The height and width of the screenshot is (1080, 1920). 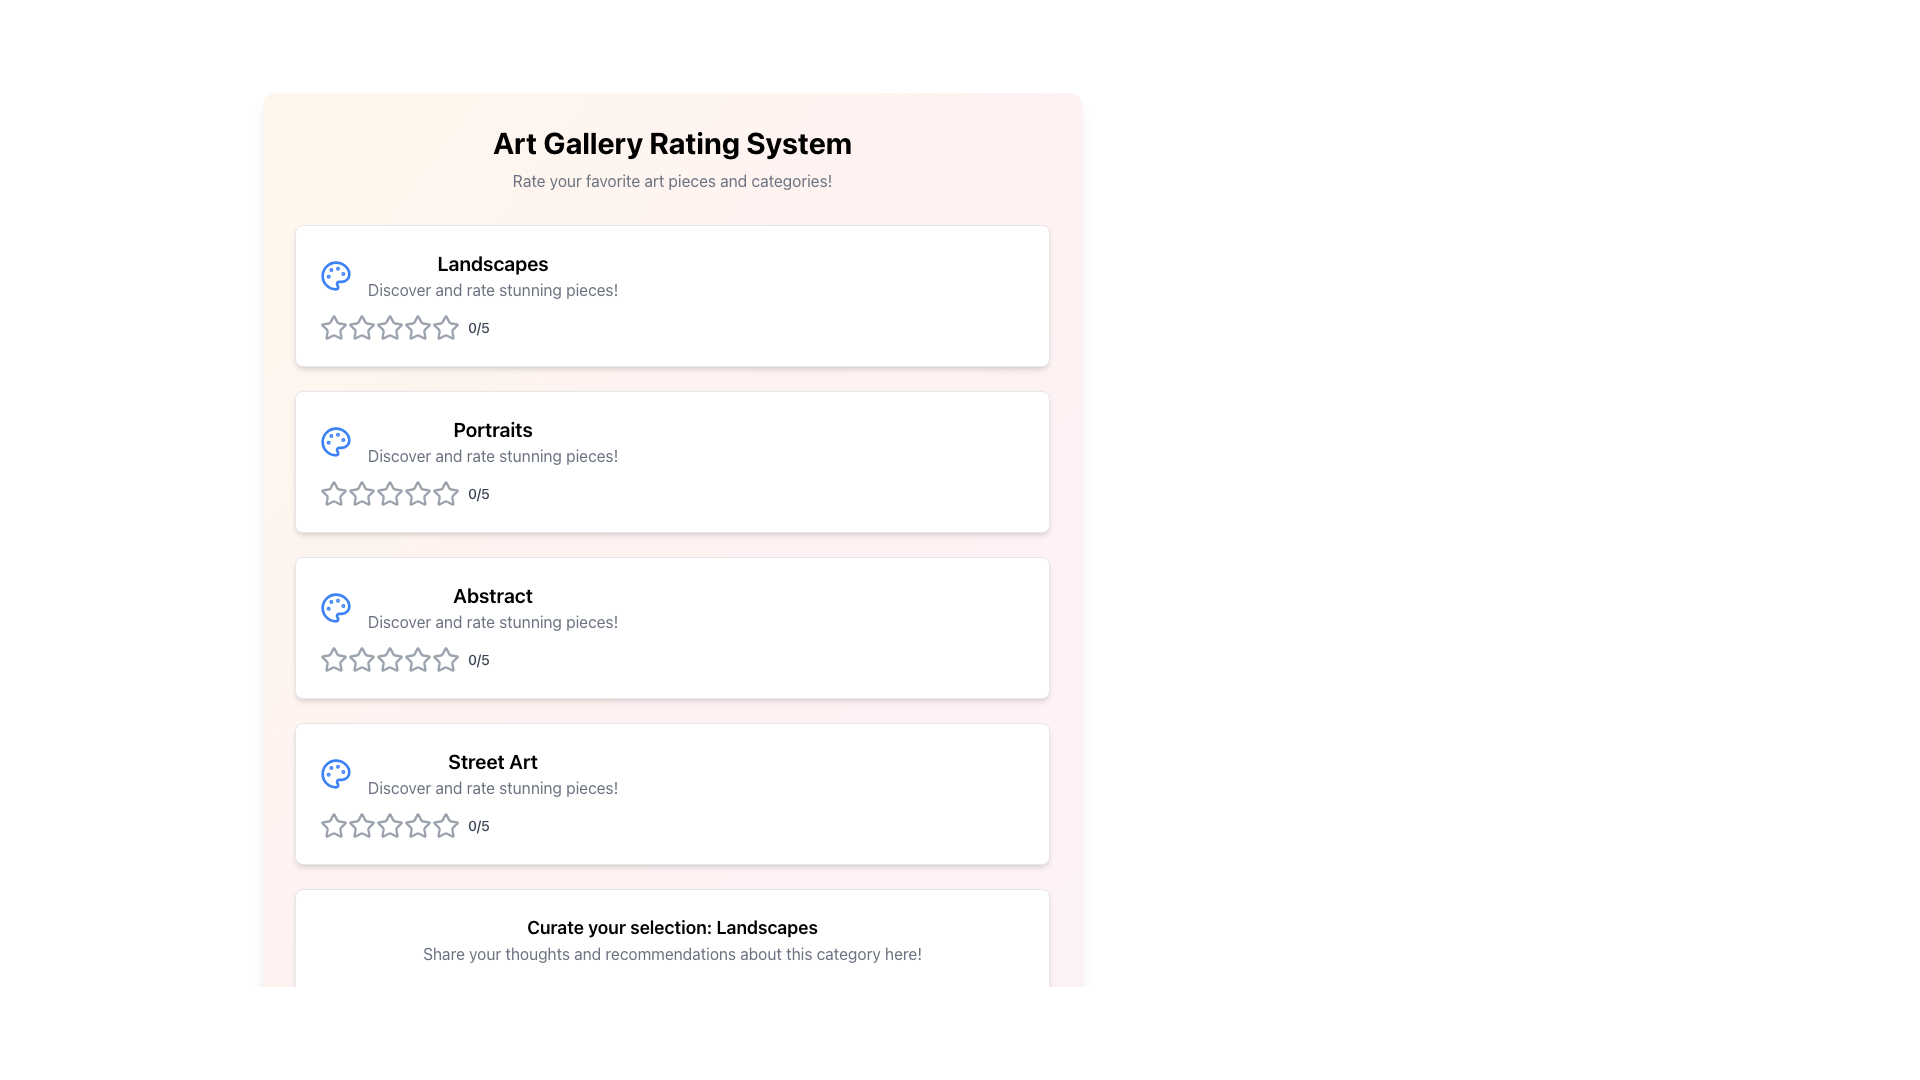 What do you see at coordinates (493, 595) in the screenshot?
I see `the 'Abstract' text label, which serves as the title for the third section in a vertically stacked list of categories including 'Landscapes', 'Portraits', and 'Street Art'` at bounding box center [493, 595].